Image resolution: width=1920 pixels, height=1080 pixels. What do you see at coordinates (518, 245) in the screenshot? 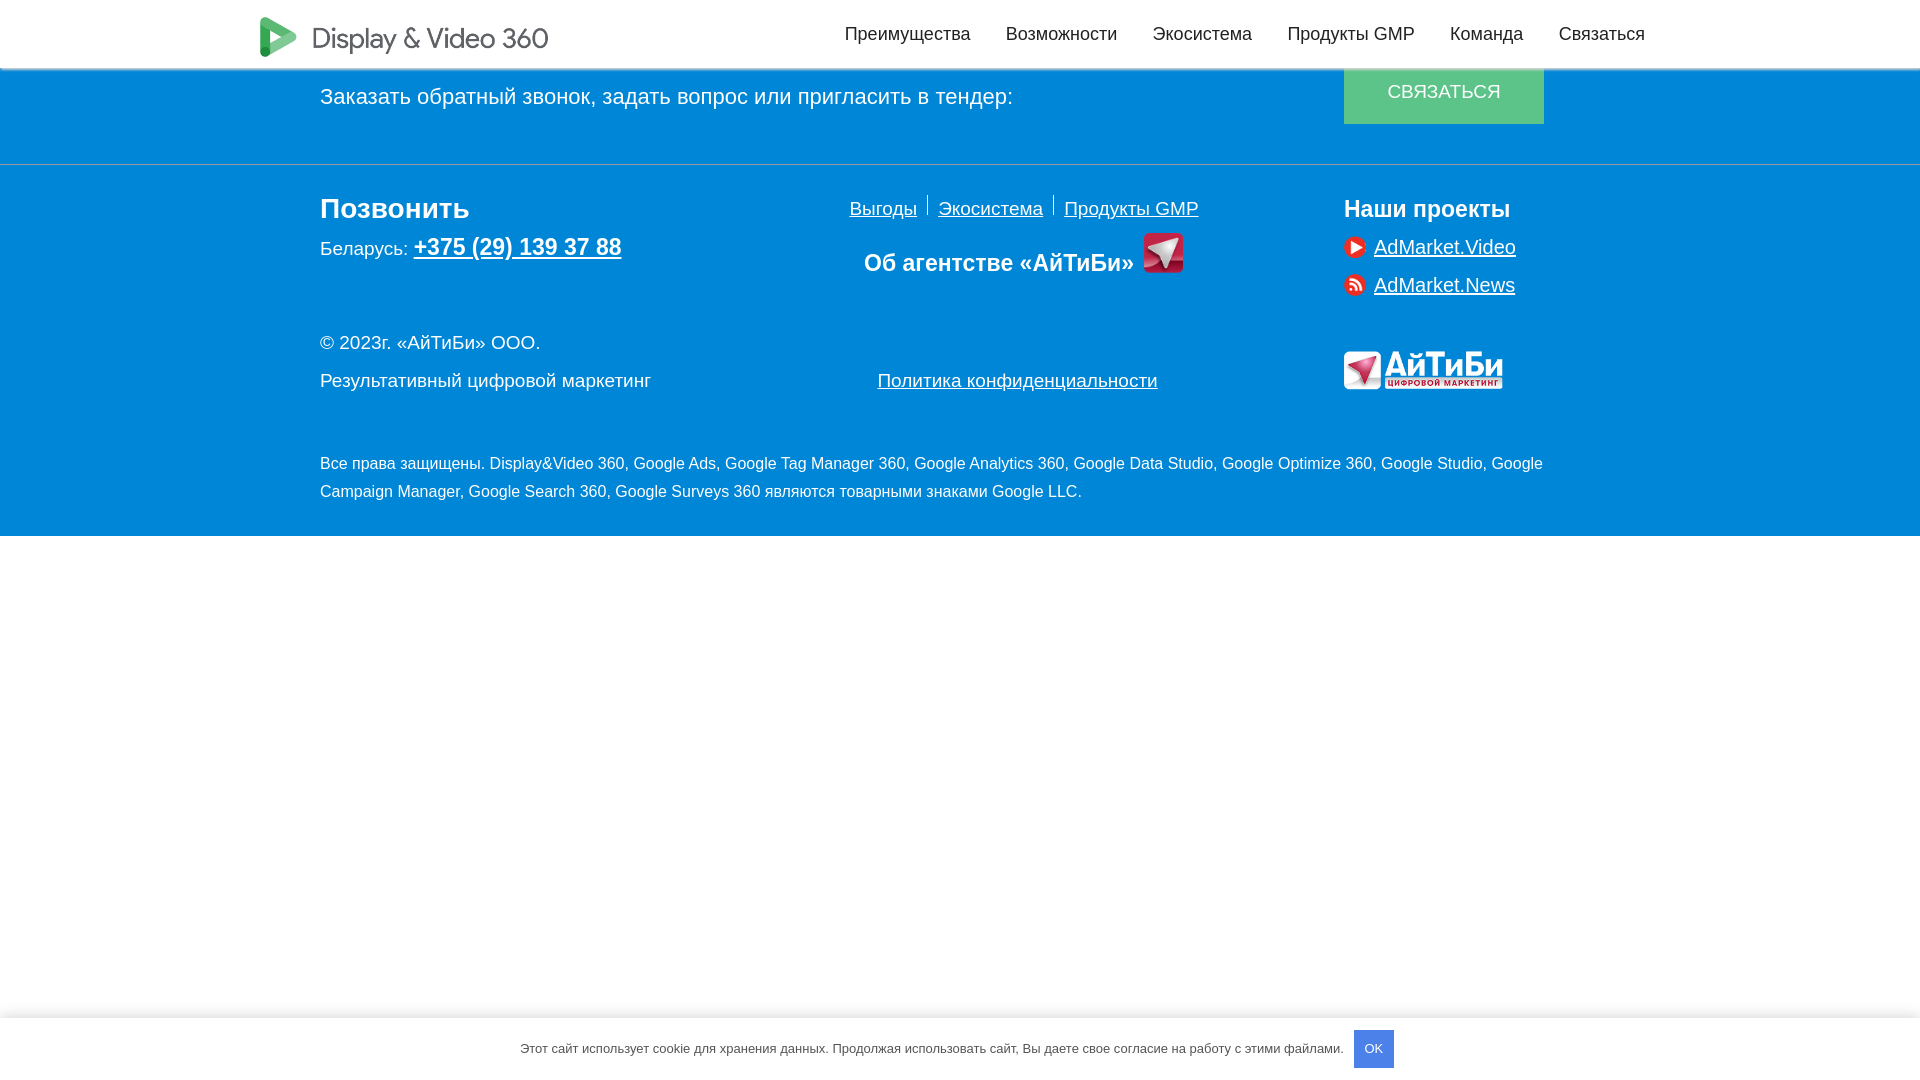
I see `'+375 (29) 139 37 88'` at bounding box center [518, 245].